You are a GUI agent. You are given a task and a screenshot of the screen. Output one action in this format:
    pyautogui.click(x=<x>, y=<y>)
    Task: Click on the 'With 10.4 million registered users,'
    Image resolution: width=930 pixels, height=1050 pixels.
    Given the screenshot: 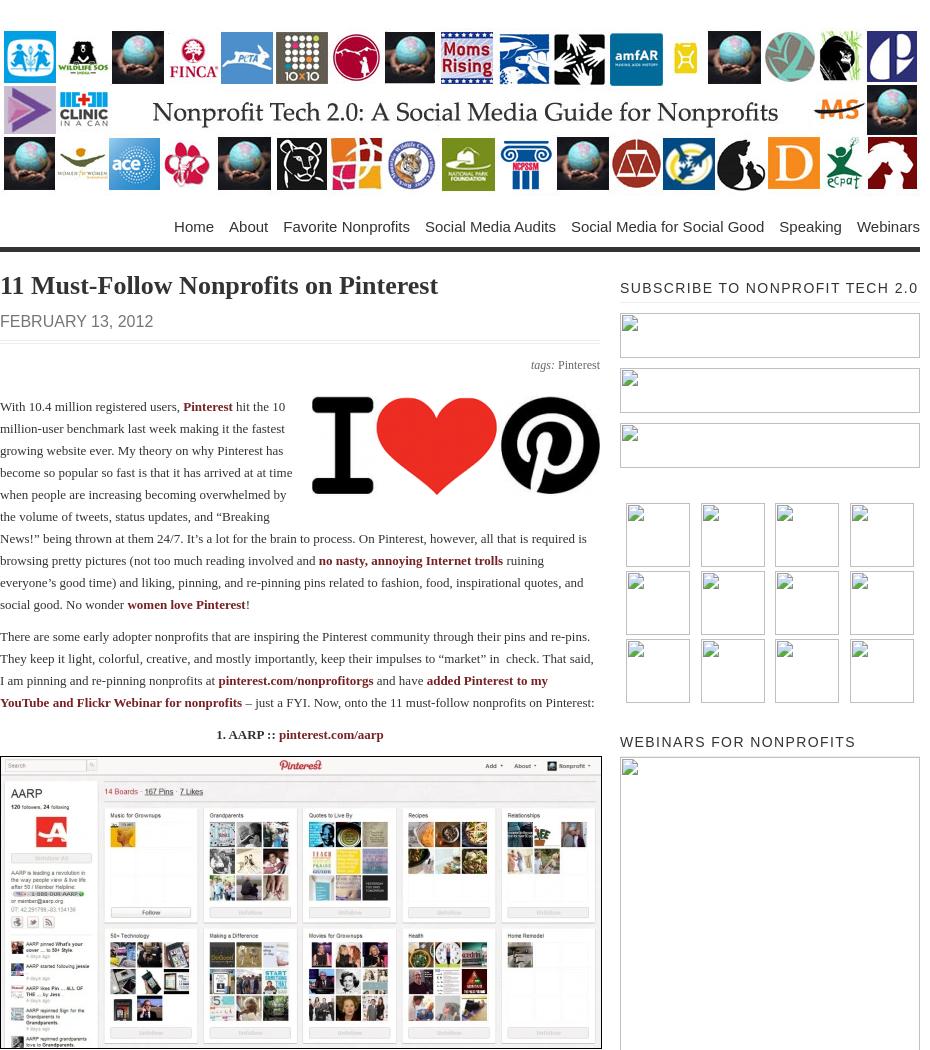 What is the action you would take?
    pyautogui.click(x=91, y=405)
    